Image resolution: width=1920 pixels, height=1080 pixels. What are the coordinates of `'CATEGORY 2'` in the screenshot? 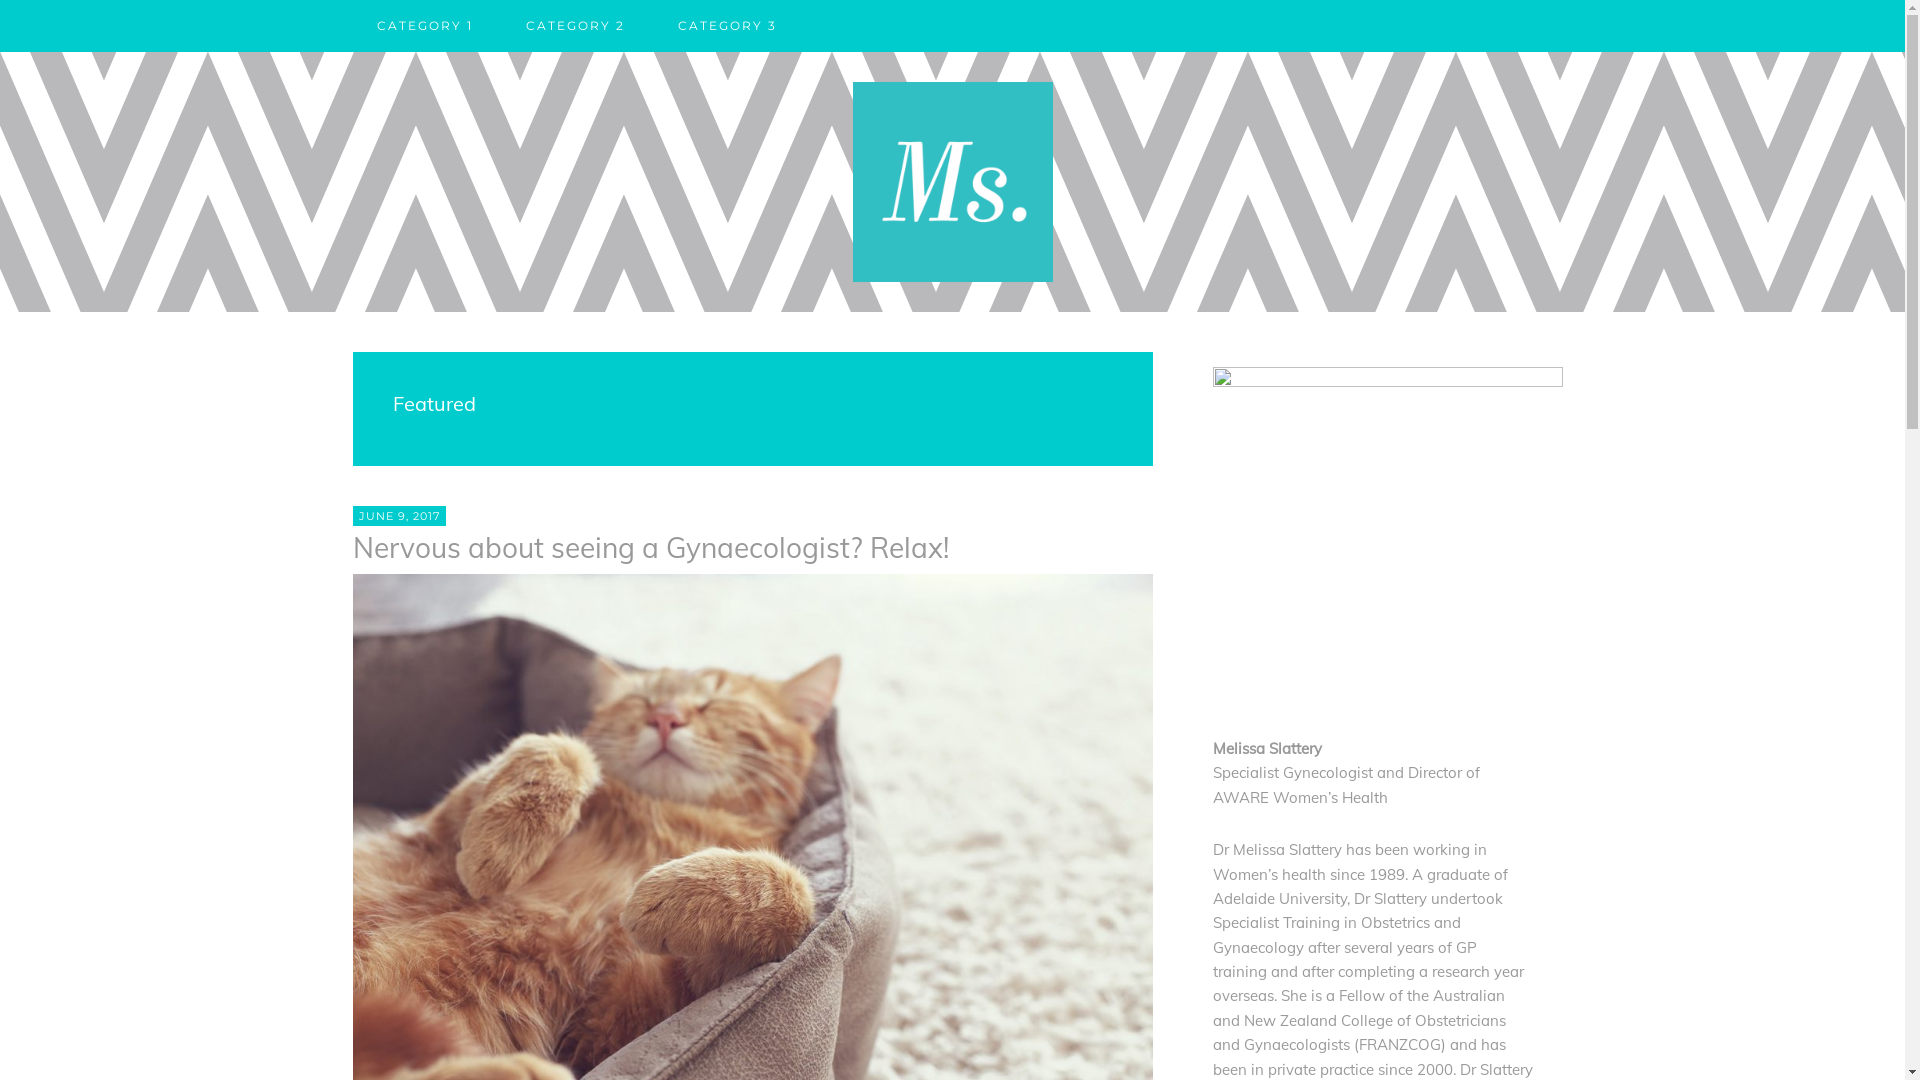 It's located at (574, 26).